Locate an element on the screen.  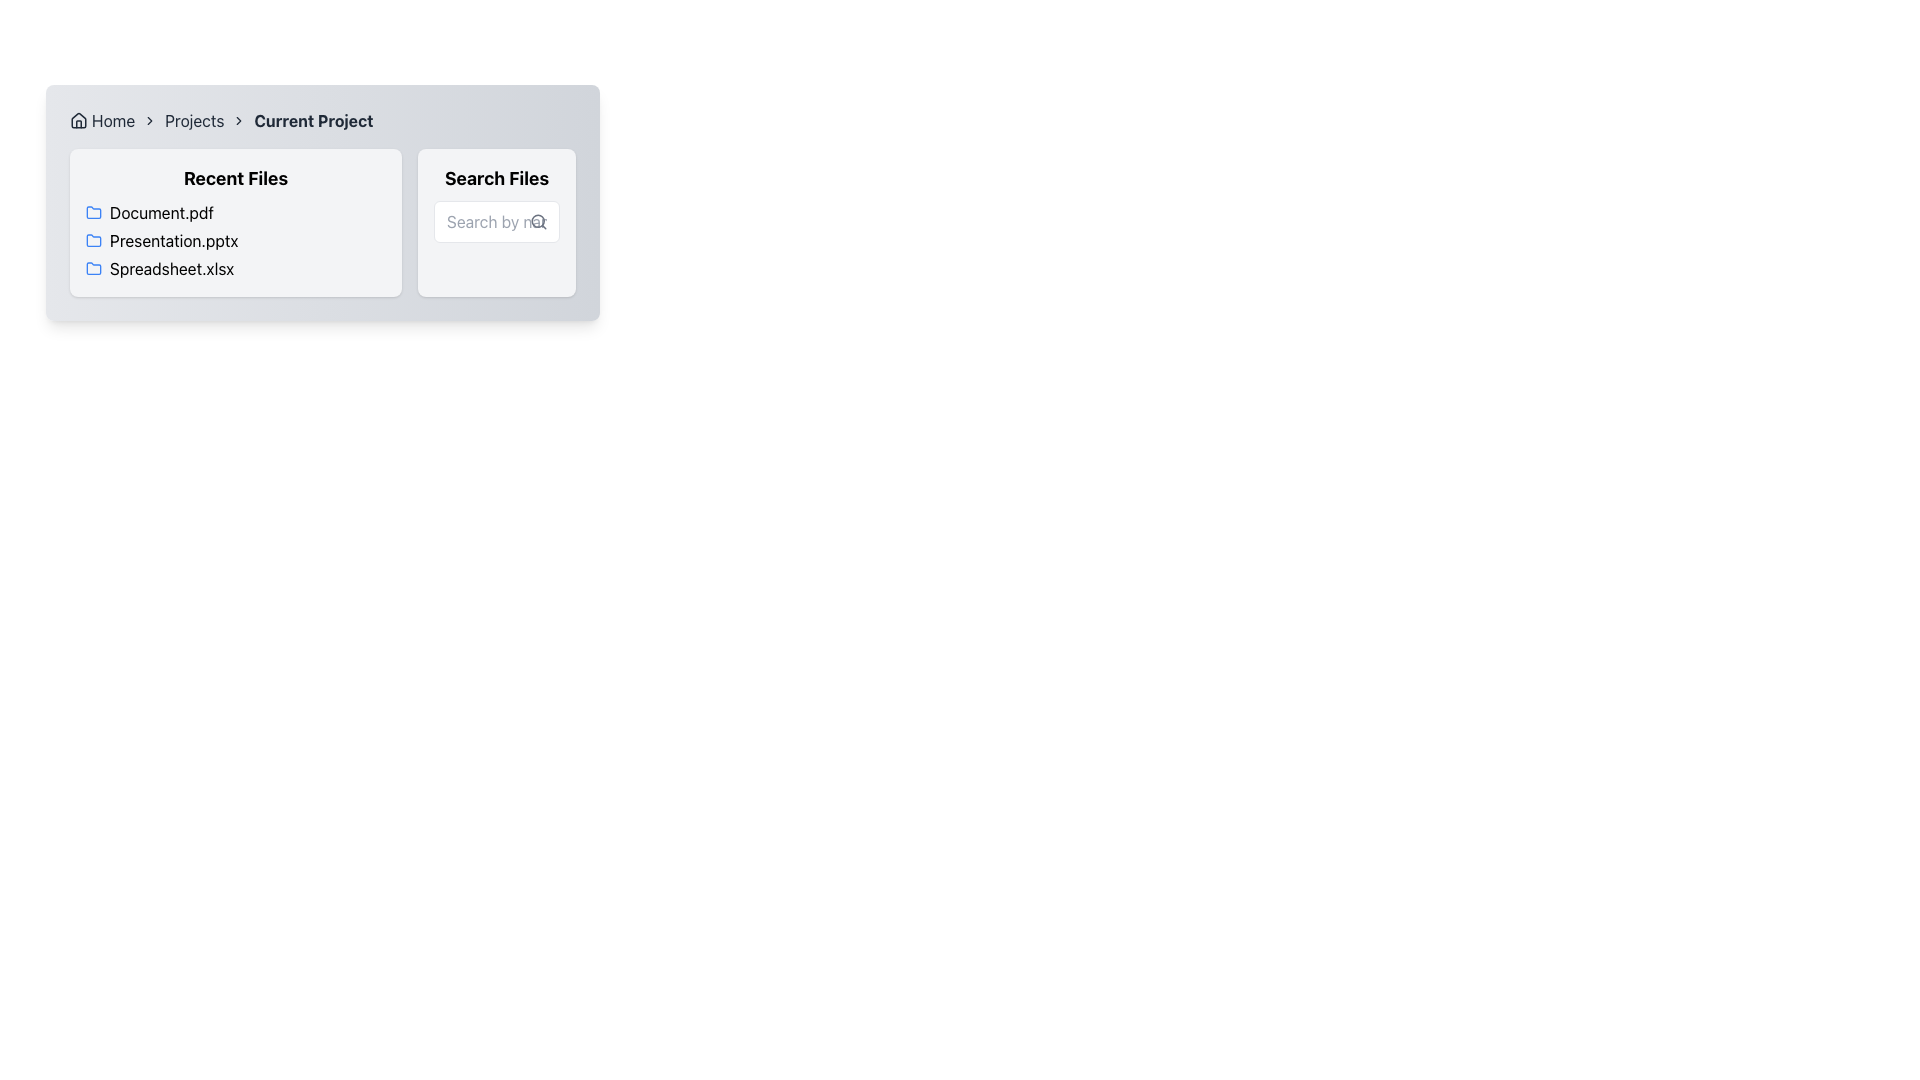
the text label displaying 'Document.pdf' located in the 'Recent Files' section, which is the first item in the list next to a blue folder icon is located at coordinates (162, 212).